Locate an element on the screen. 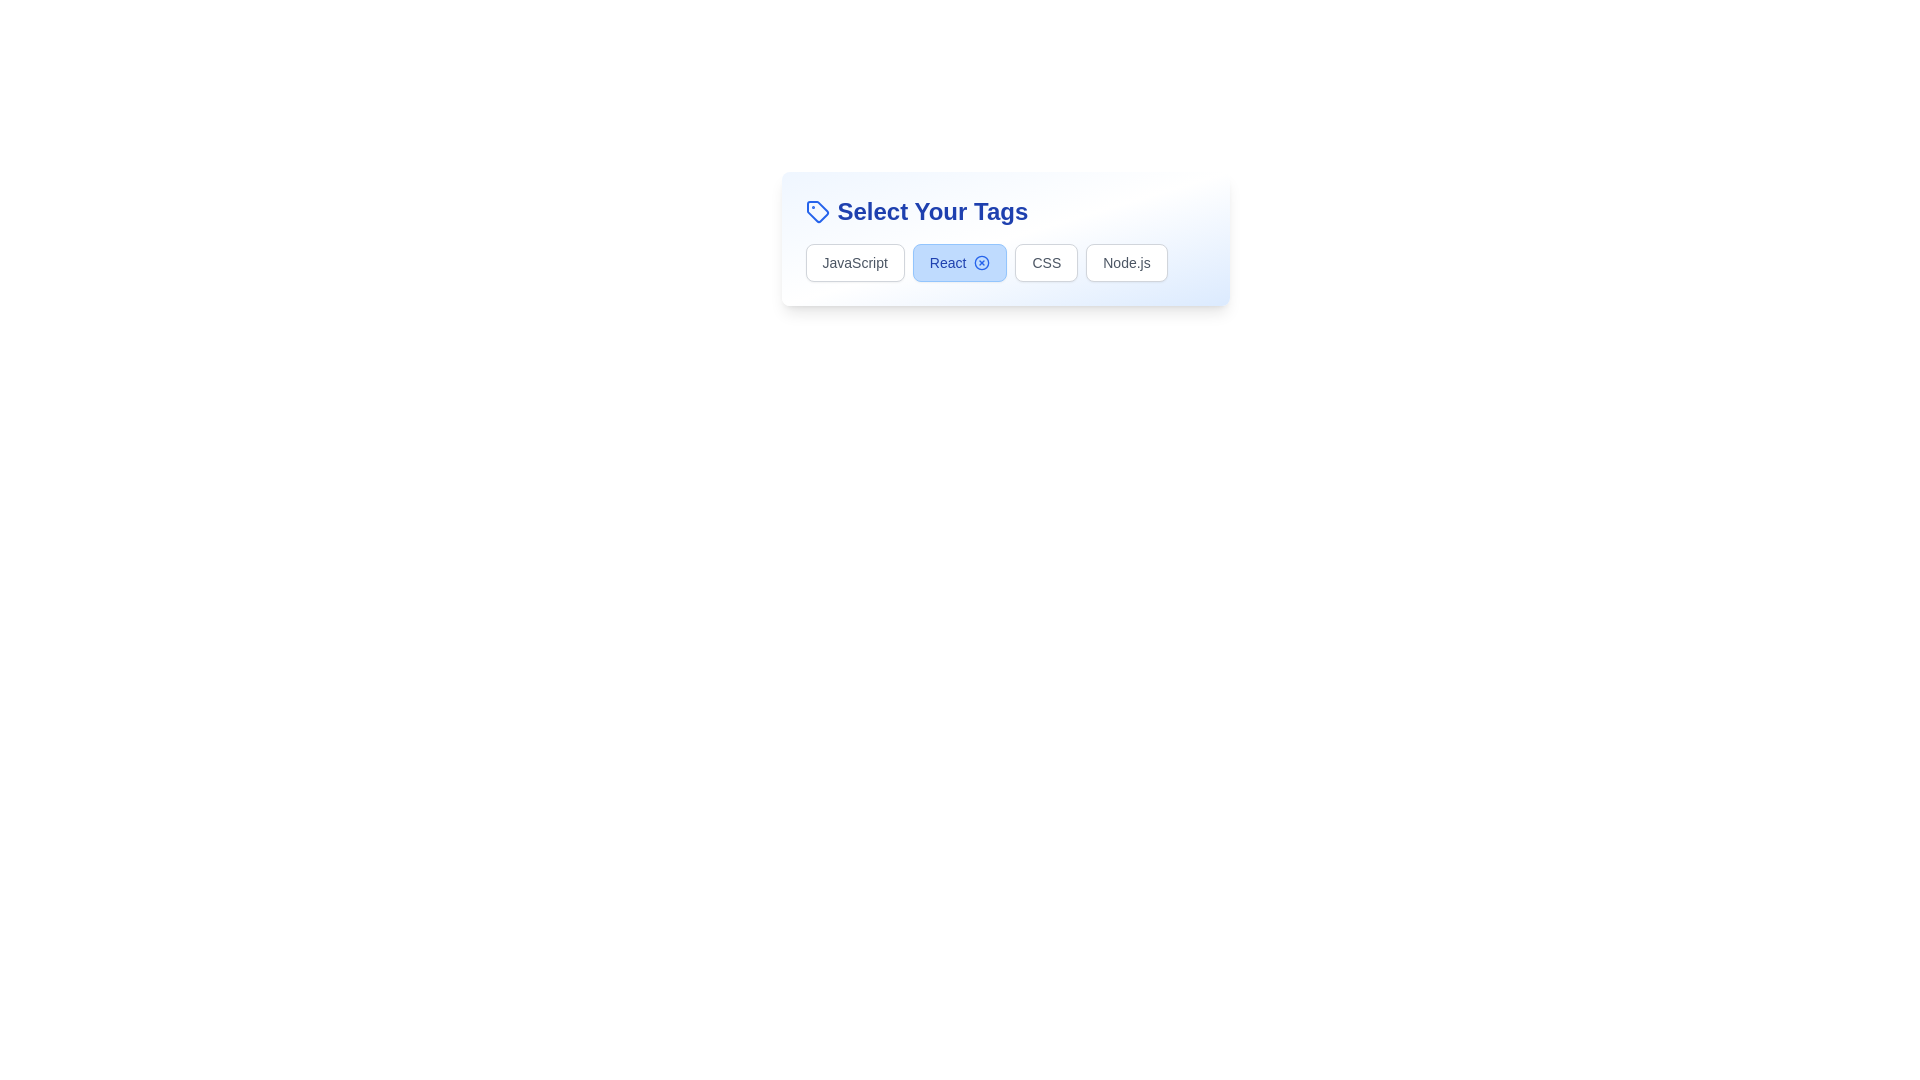 The height and width of the screenshot is (1080, 1920). the rectangular button labeled 'JavaScript' with a white background and gray border is located at coordinates (855, 261).